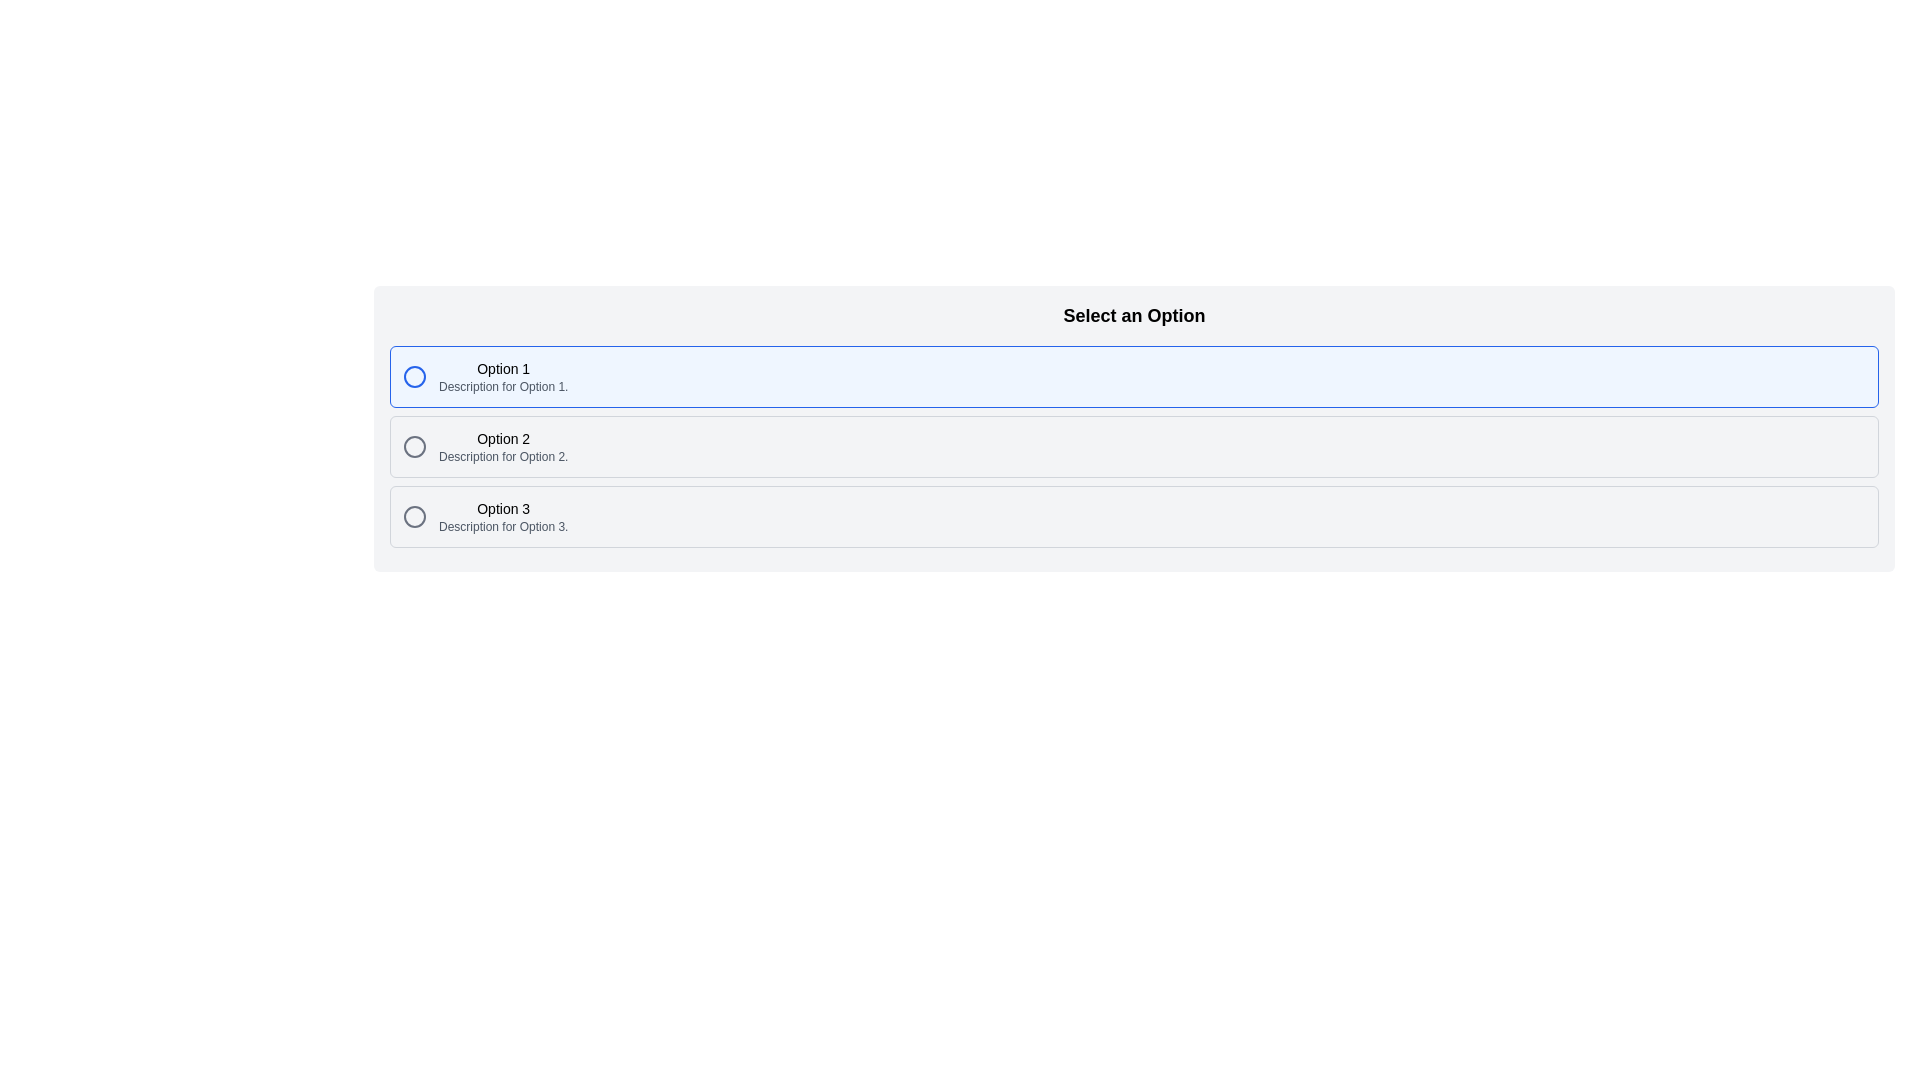 This screenshot has width=1920, height=1080. What do you see at coordinates (503, 369) in the screenshot?
I see `the text label that identifies the first option in a list of selectable options, located above 'Option 2' and 'Option 3', adjacent to a circular radio button` at bounding box center [503, 369].